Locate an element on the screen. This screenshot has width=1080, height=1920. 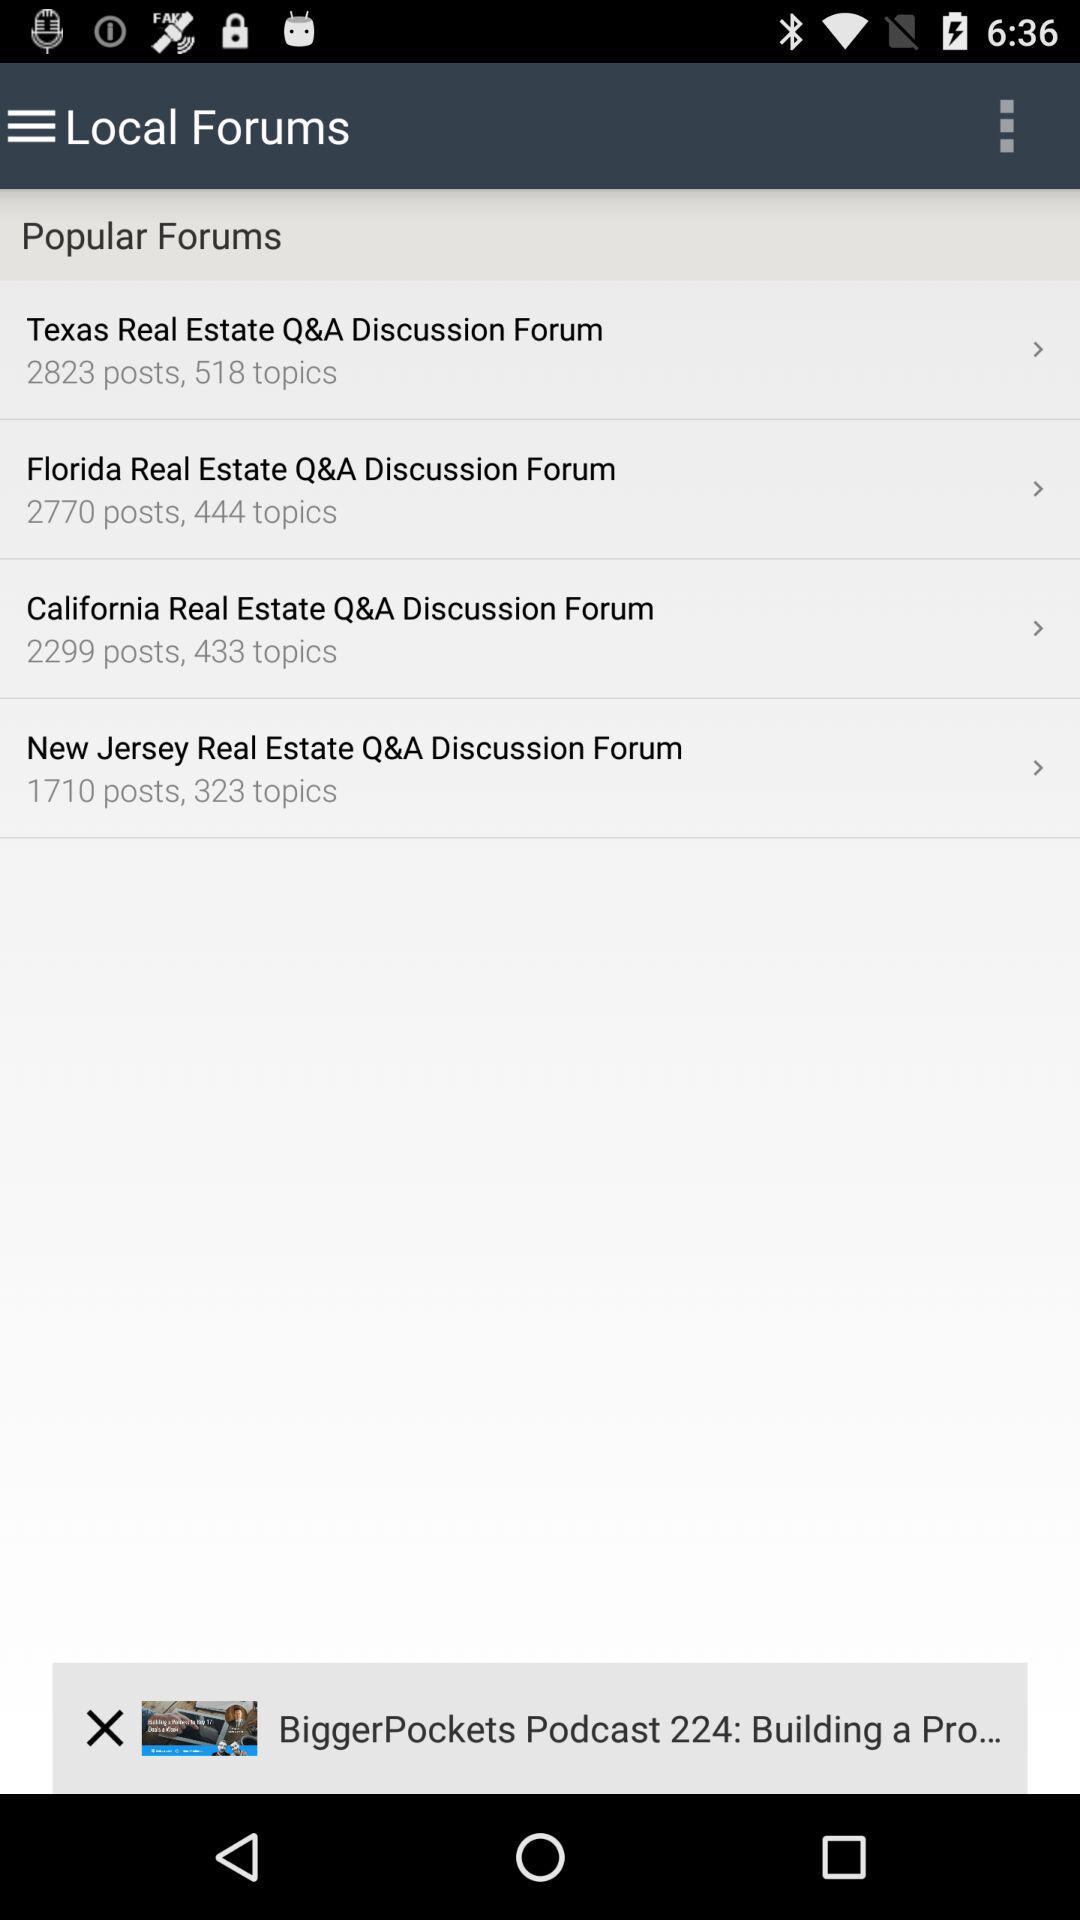
app below the california real estate item is located at coordinates (523, 649).